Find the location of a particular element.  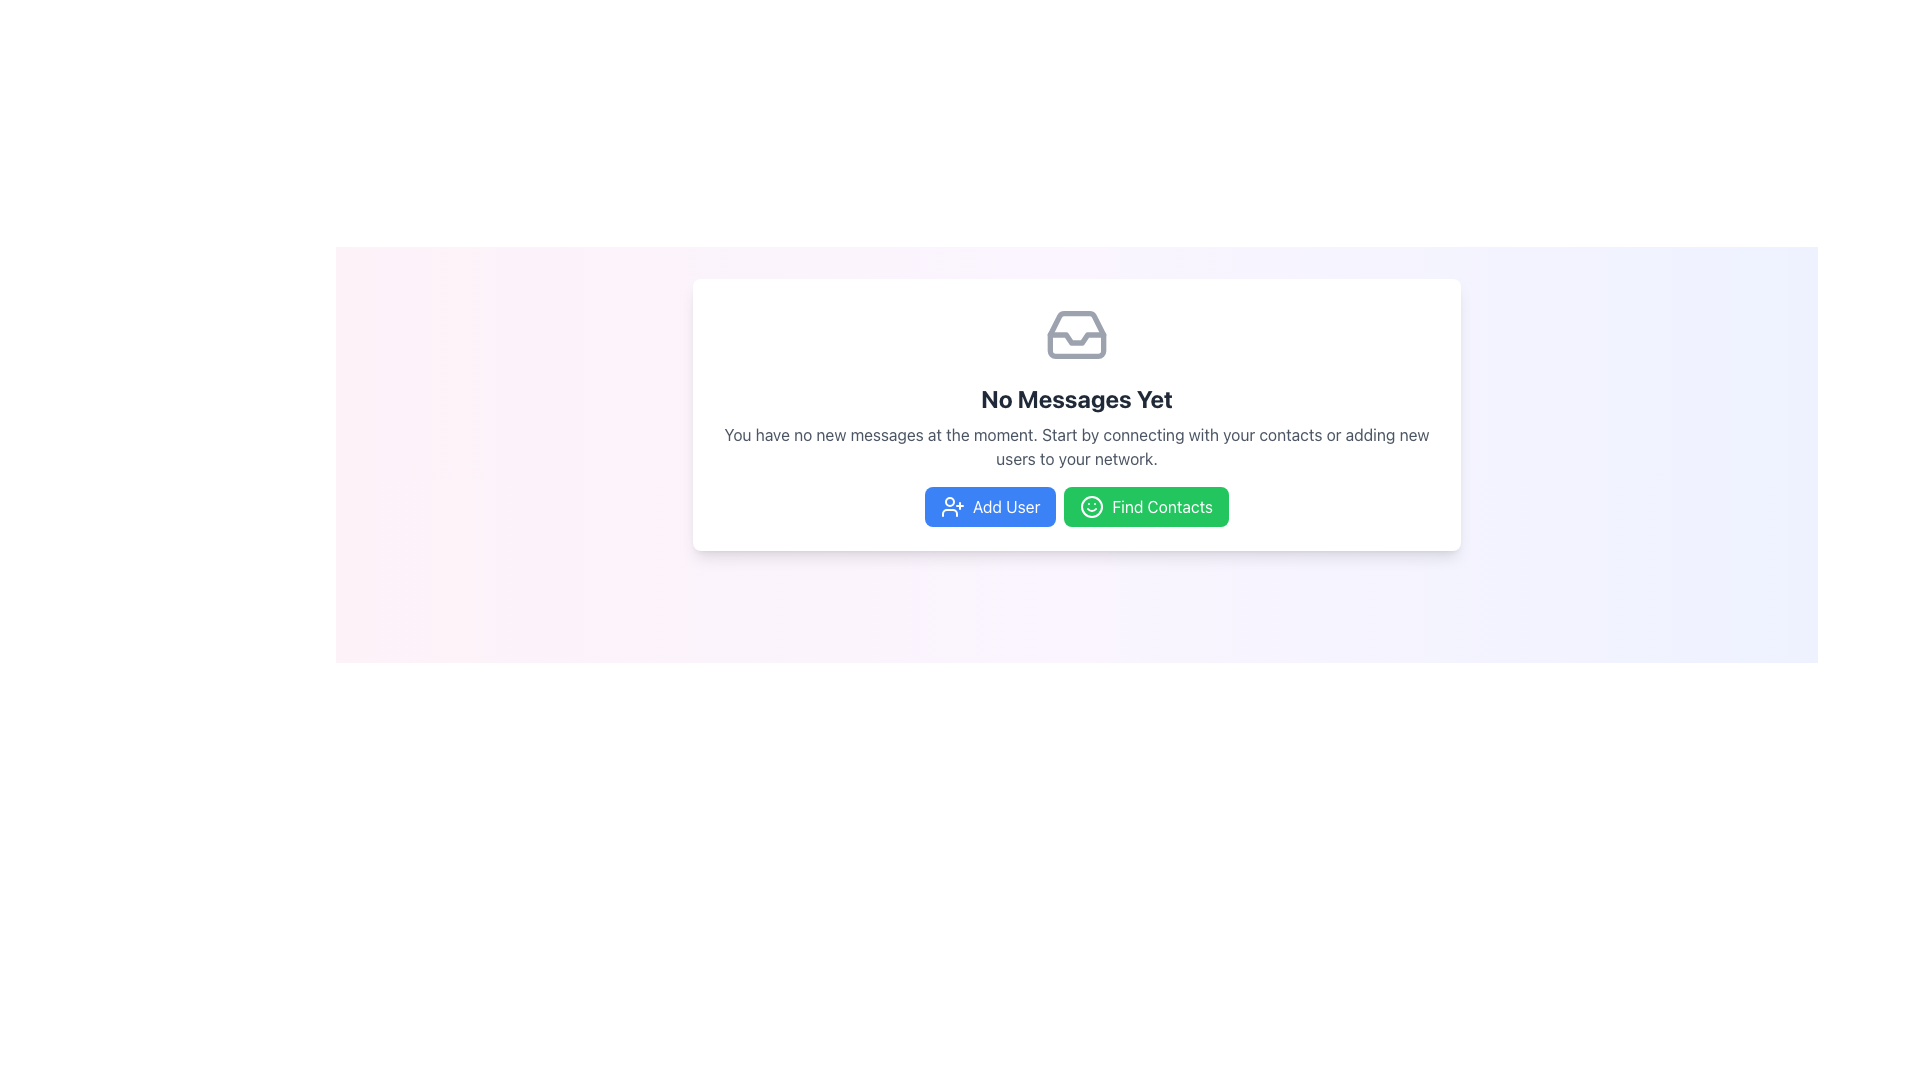

the decorative icon that visually supports the 'No Messages Yet' message, located in the top portion of the content card is located at coordinates (1075, 334).